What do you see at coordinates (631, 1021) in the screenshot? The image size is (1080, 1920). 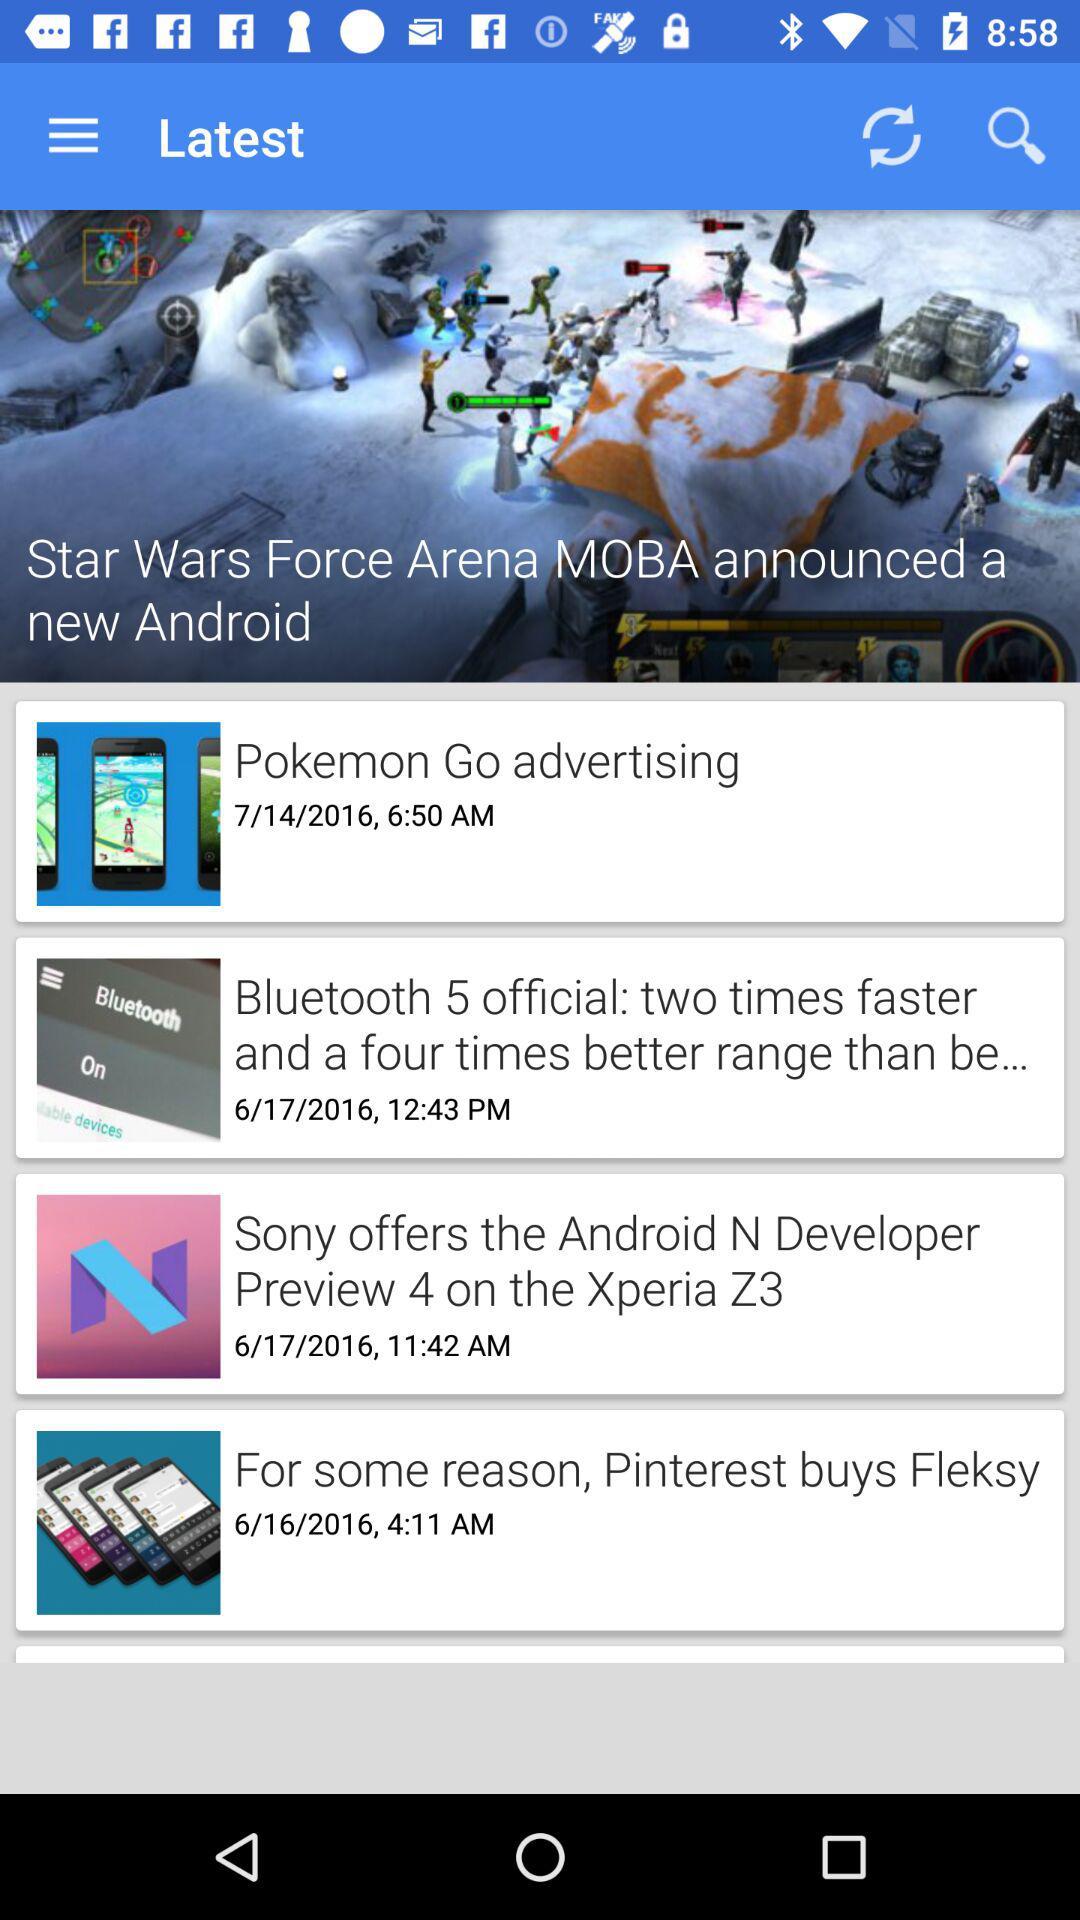 I see `the icon above 6 17 2016 item` at bounding box center [631, 1021].